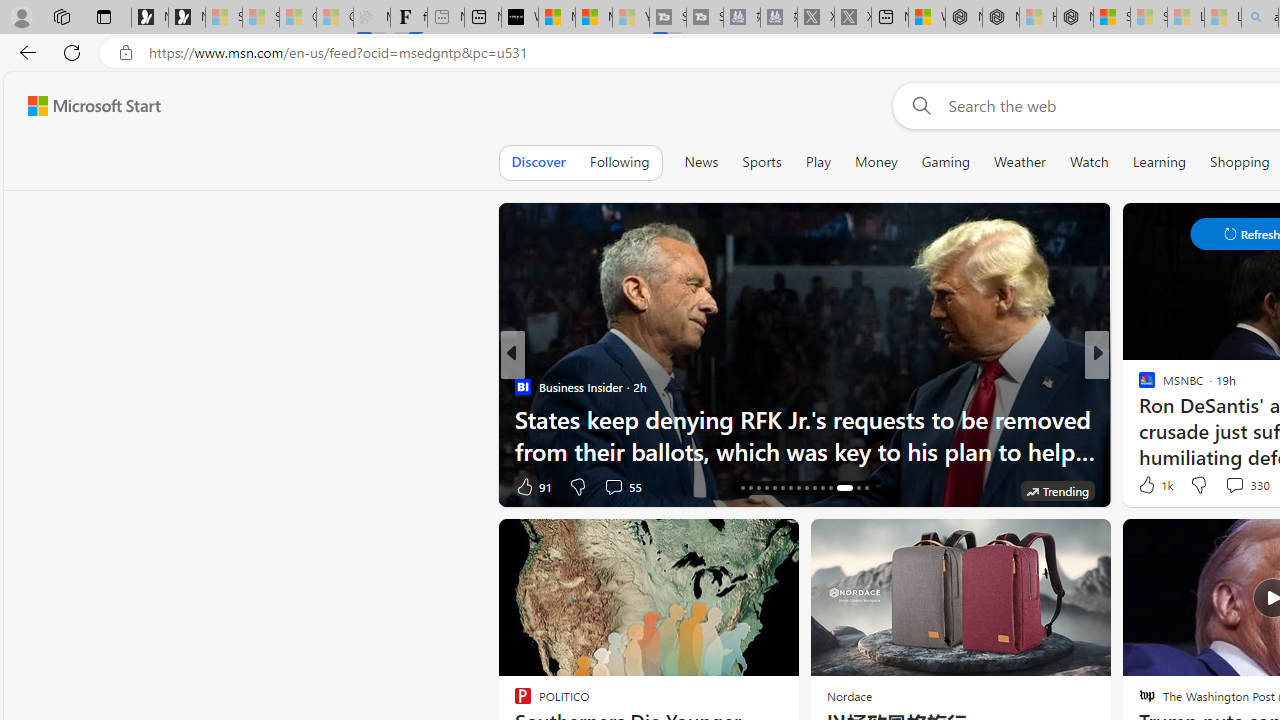 The width and height of the screenshot is (1280, 720). Describe the element at coordinates (749, 488) in the screenshot. I see `'AutomationID: tab-17'` at that location.